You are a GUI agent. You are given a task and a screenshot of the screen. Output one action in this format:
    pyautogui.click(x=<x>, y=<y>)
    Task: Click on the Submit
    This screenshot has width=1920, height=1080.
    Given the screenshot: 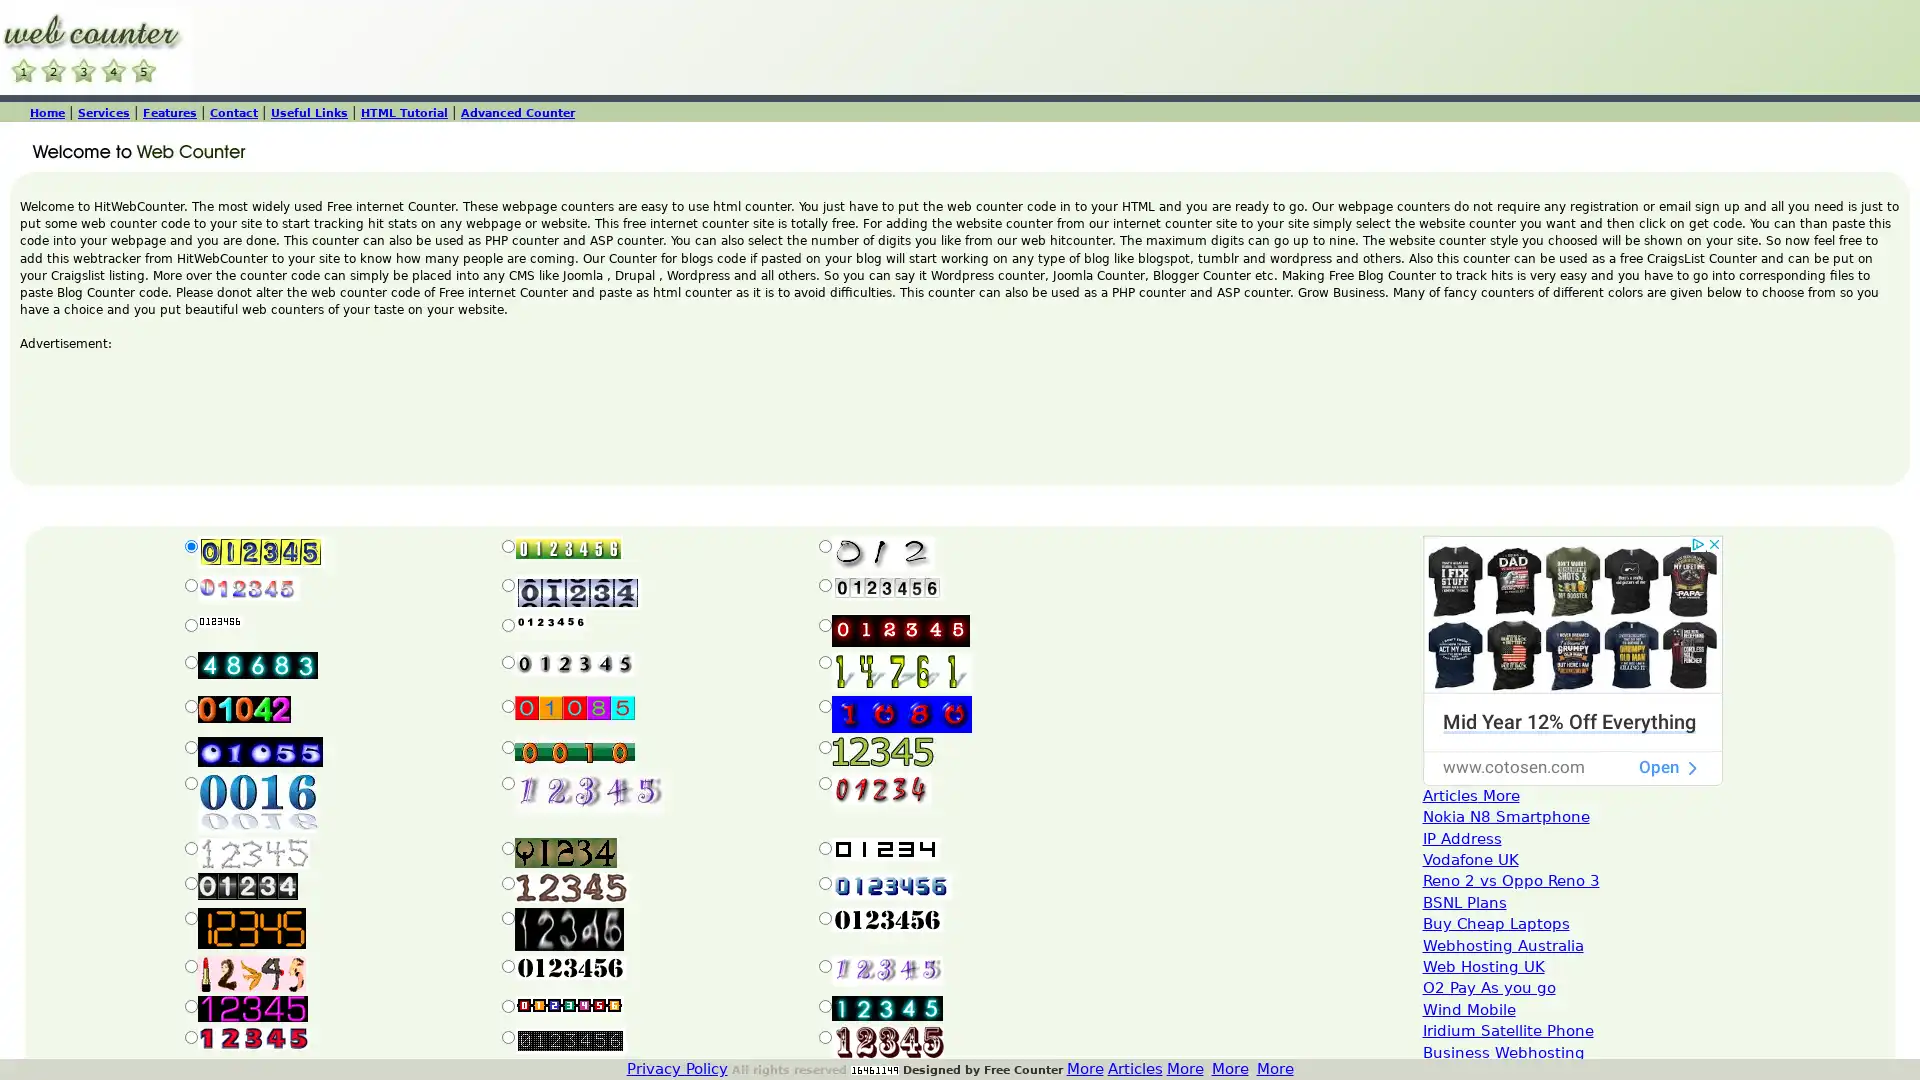 What is the action you would take?
    pyautogui.click(x=260, y=551)
    